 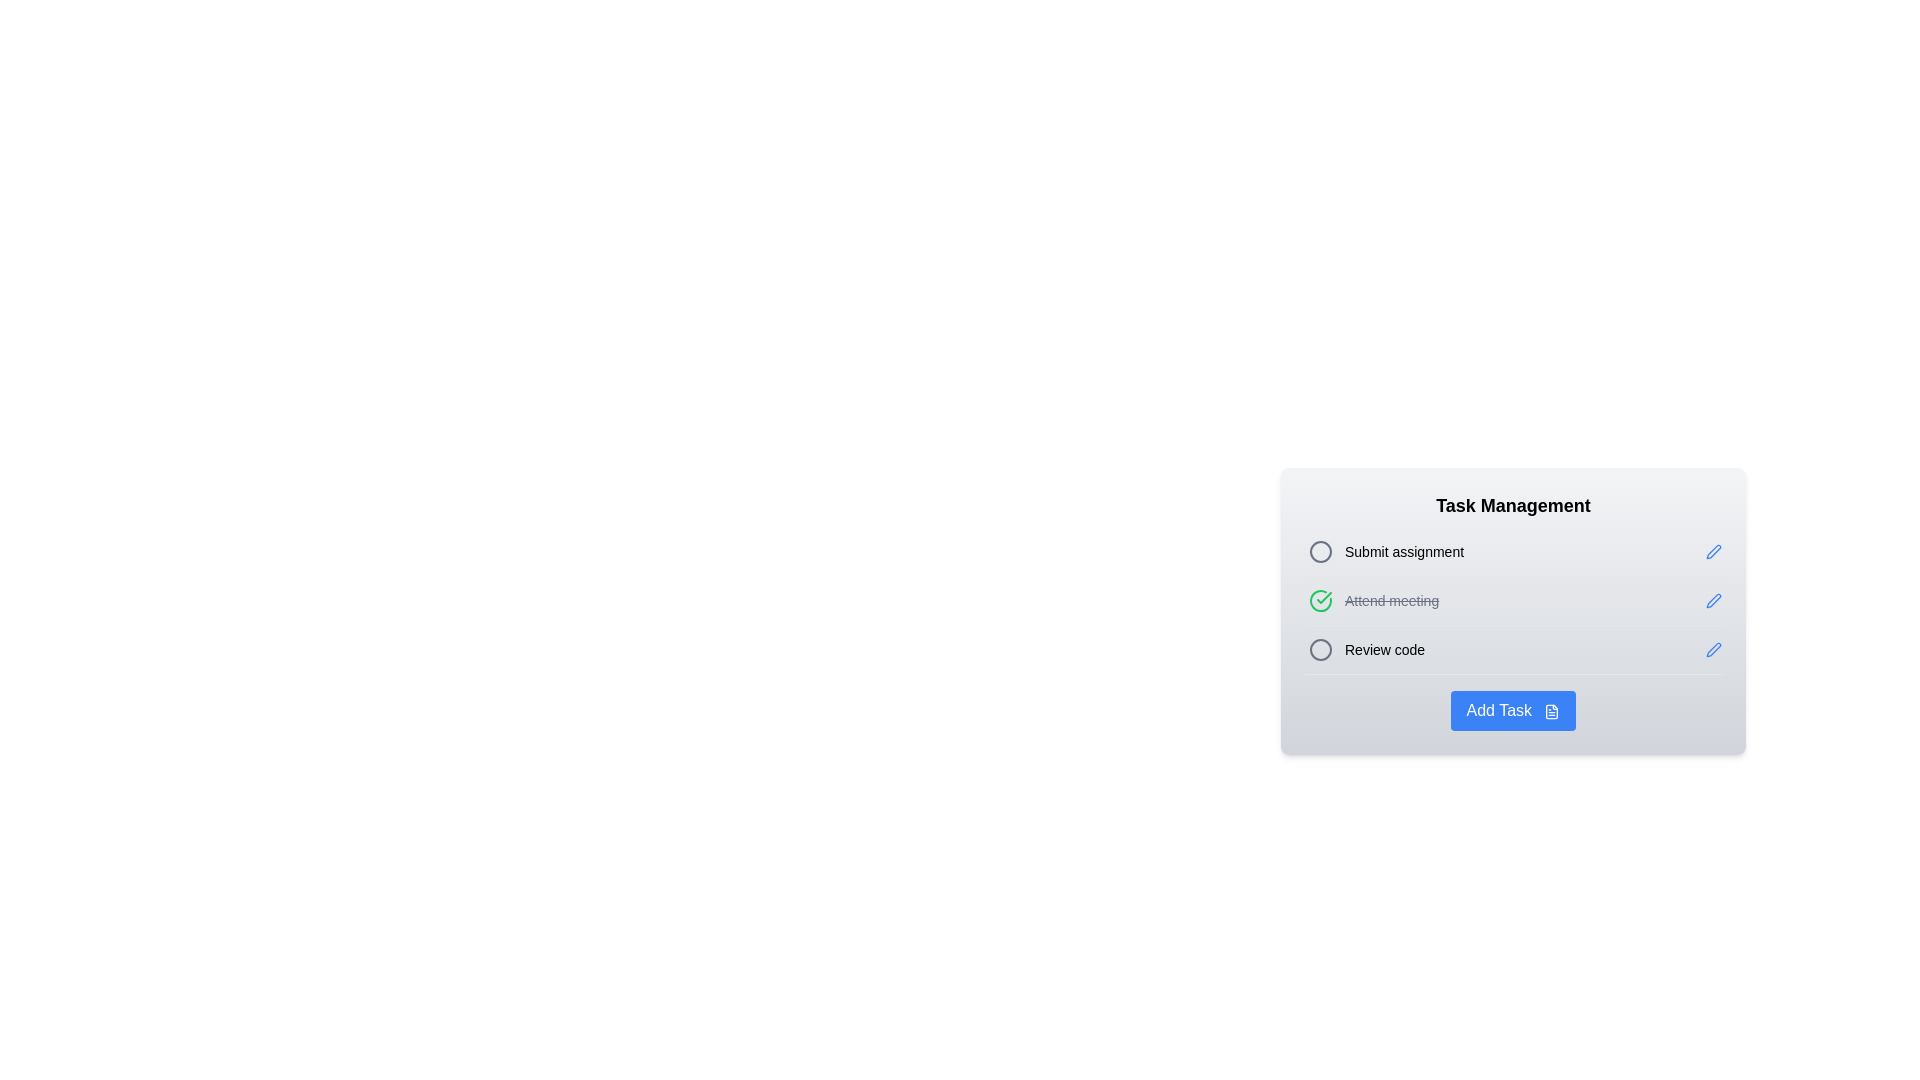 I want to click on the radio button associated with the task 'Submit assignment', so click(x=1320, y=551).